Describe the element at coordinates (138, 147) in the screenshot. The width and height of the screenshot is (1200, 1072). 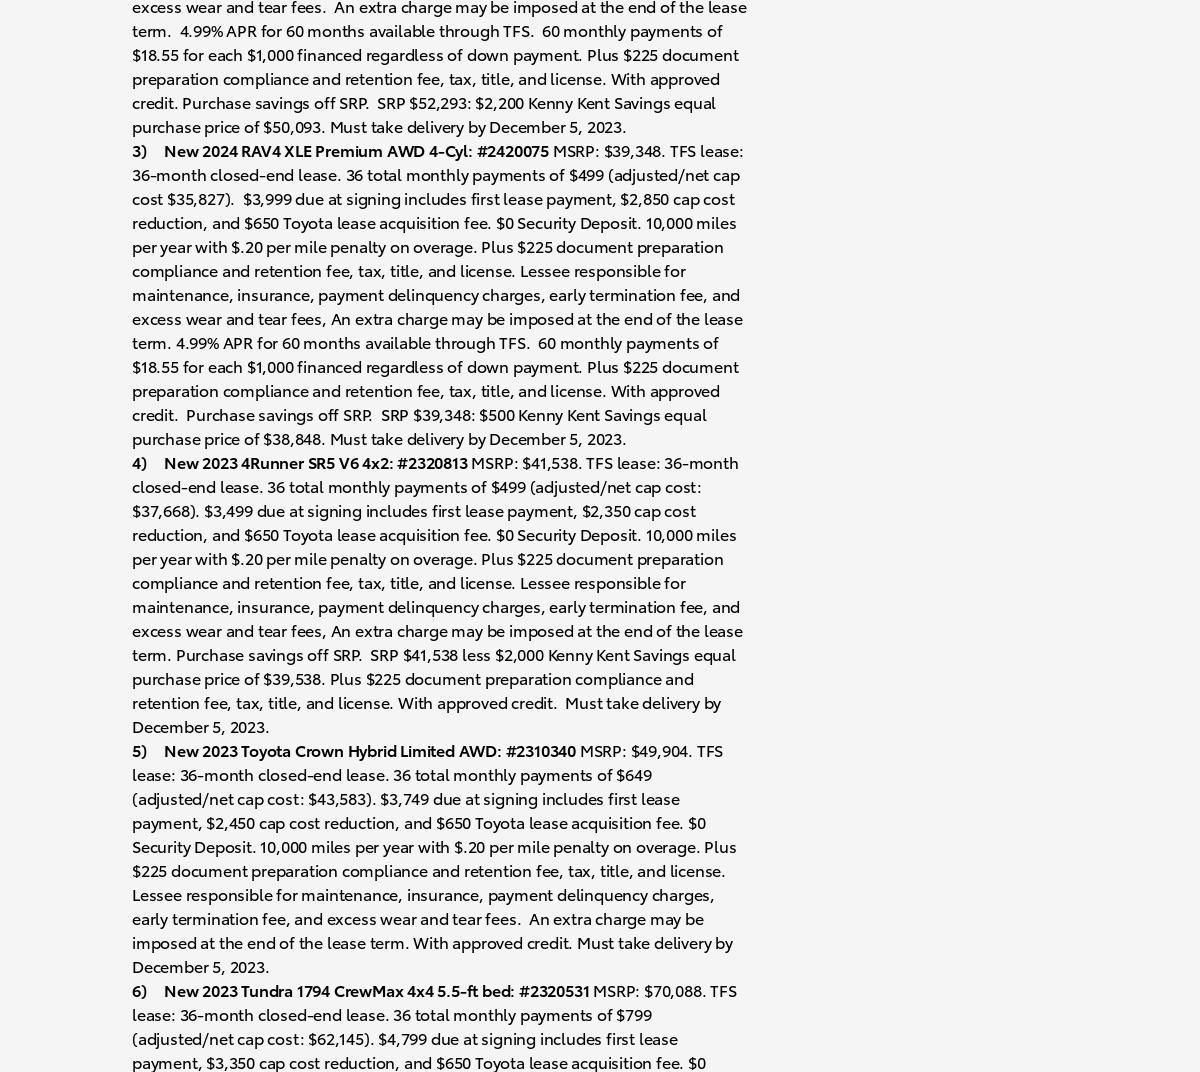
I see `'3)'` at that location.